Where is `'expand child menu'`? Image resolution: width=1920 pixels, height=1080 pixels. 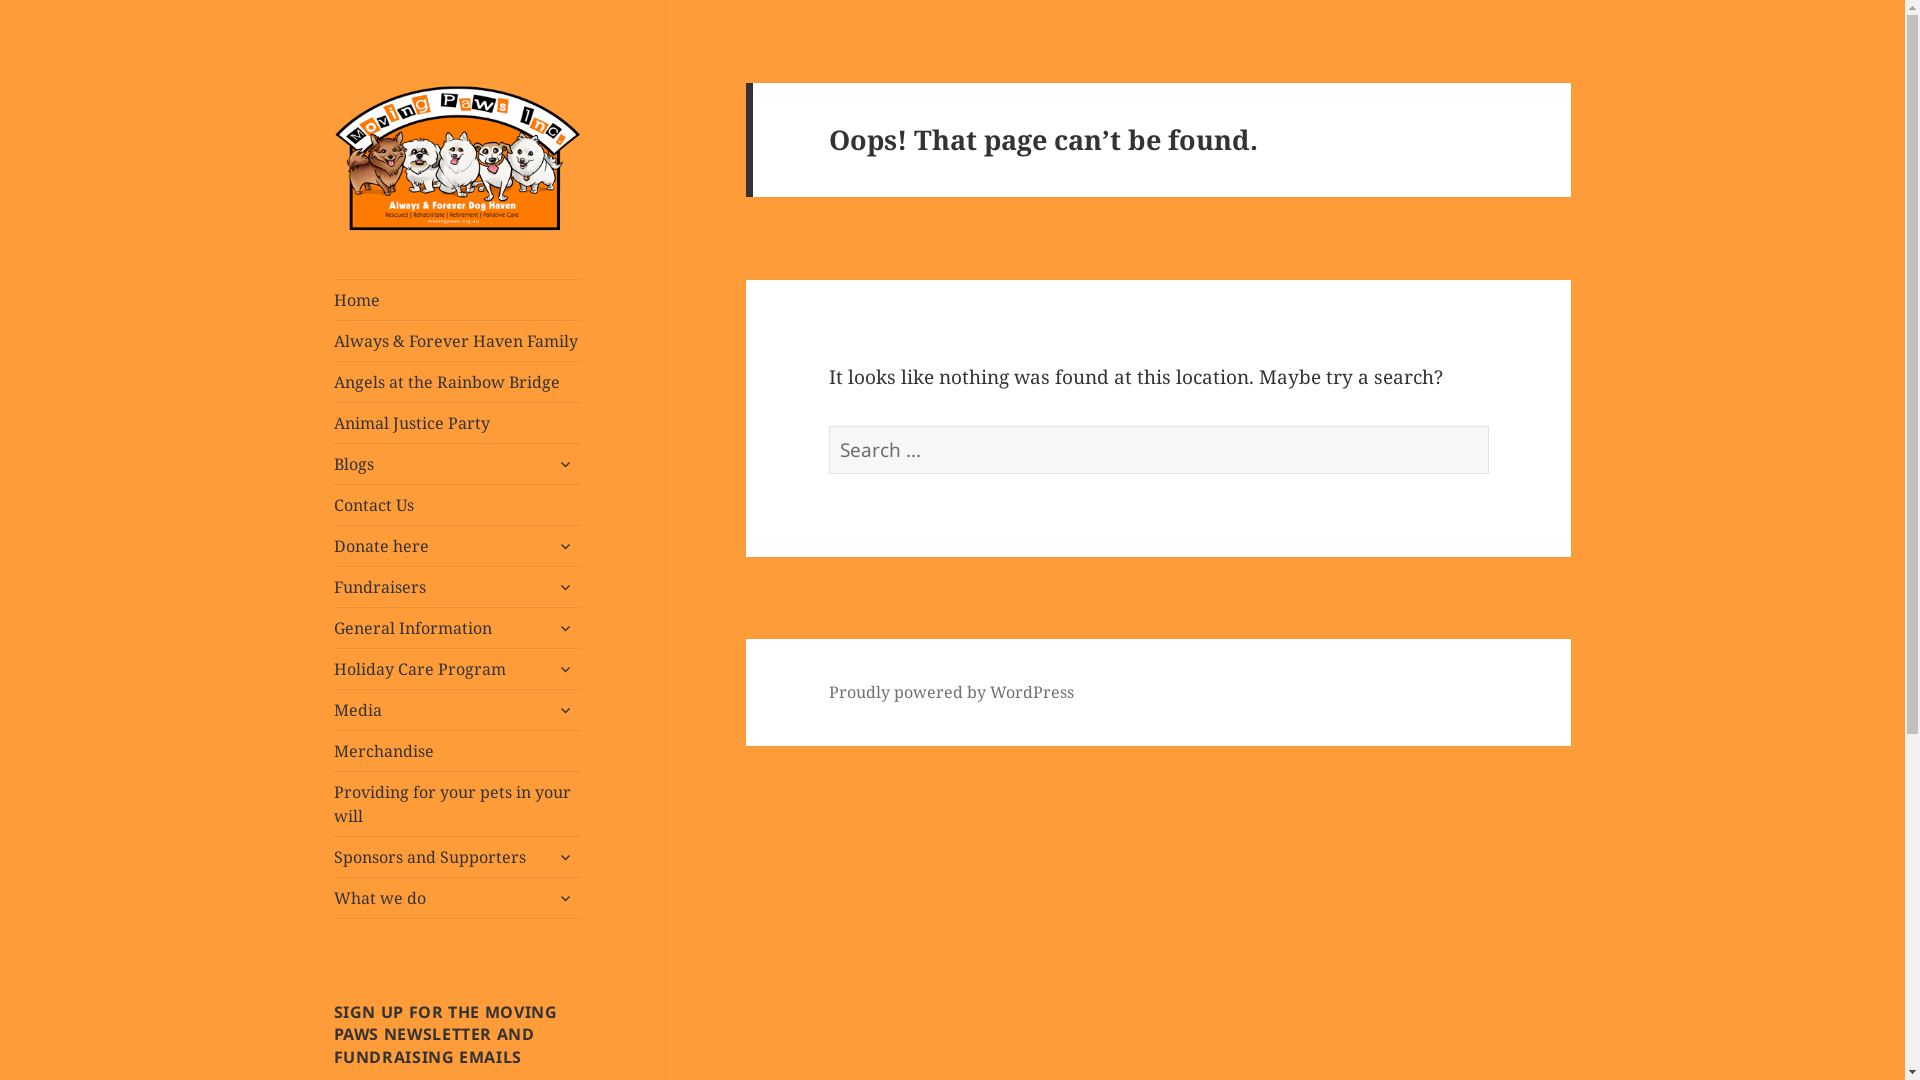 'expand child menu' is located at coordinates (548, 546).